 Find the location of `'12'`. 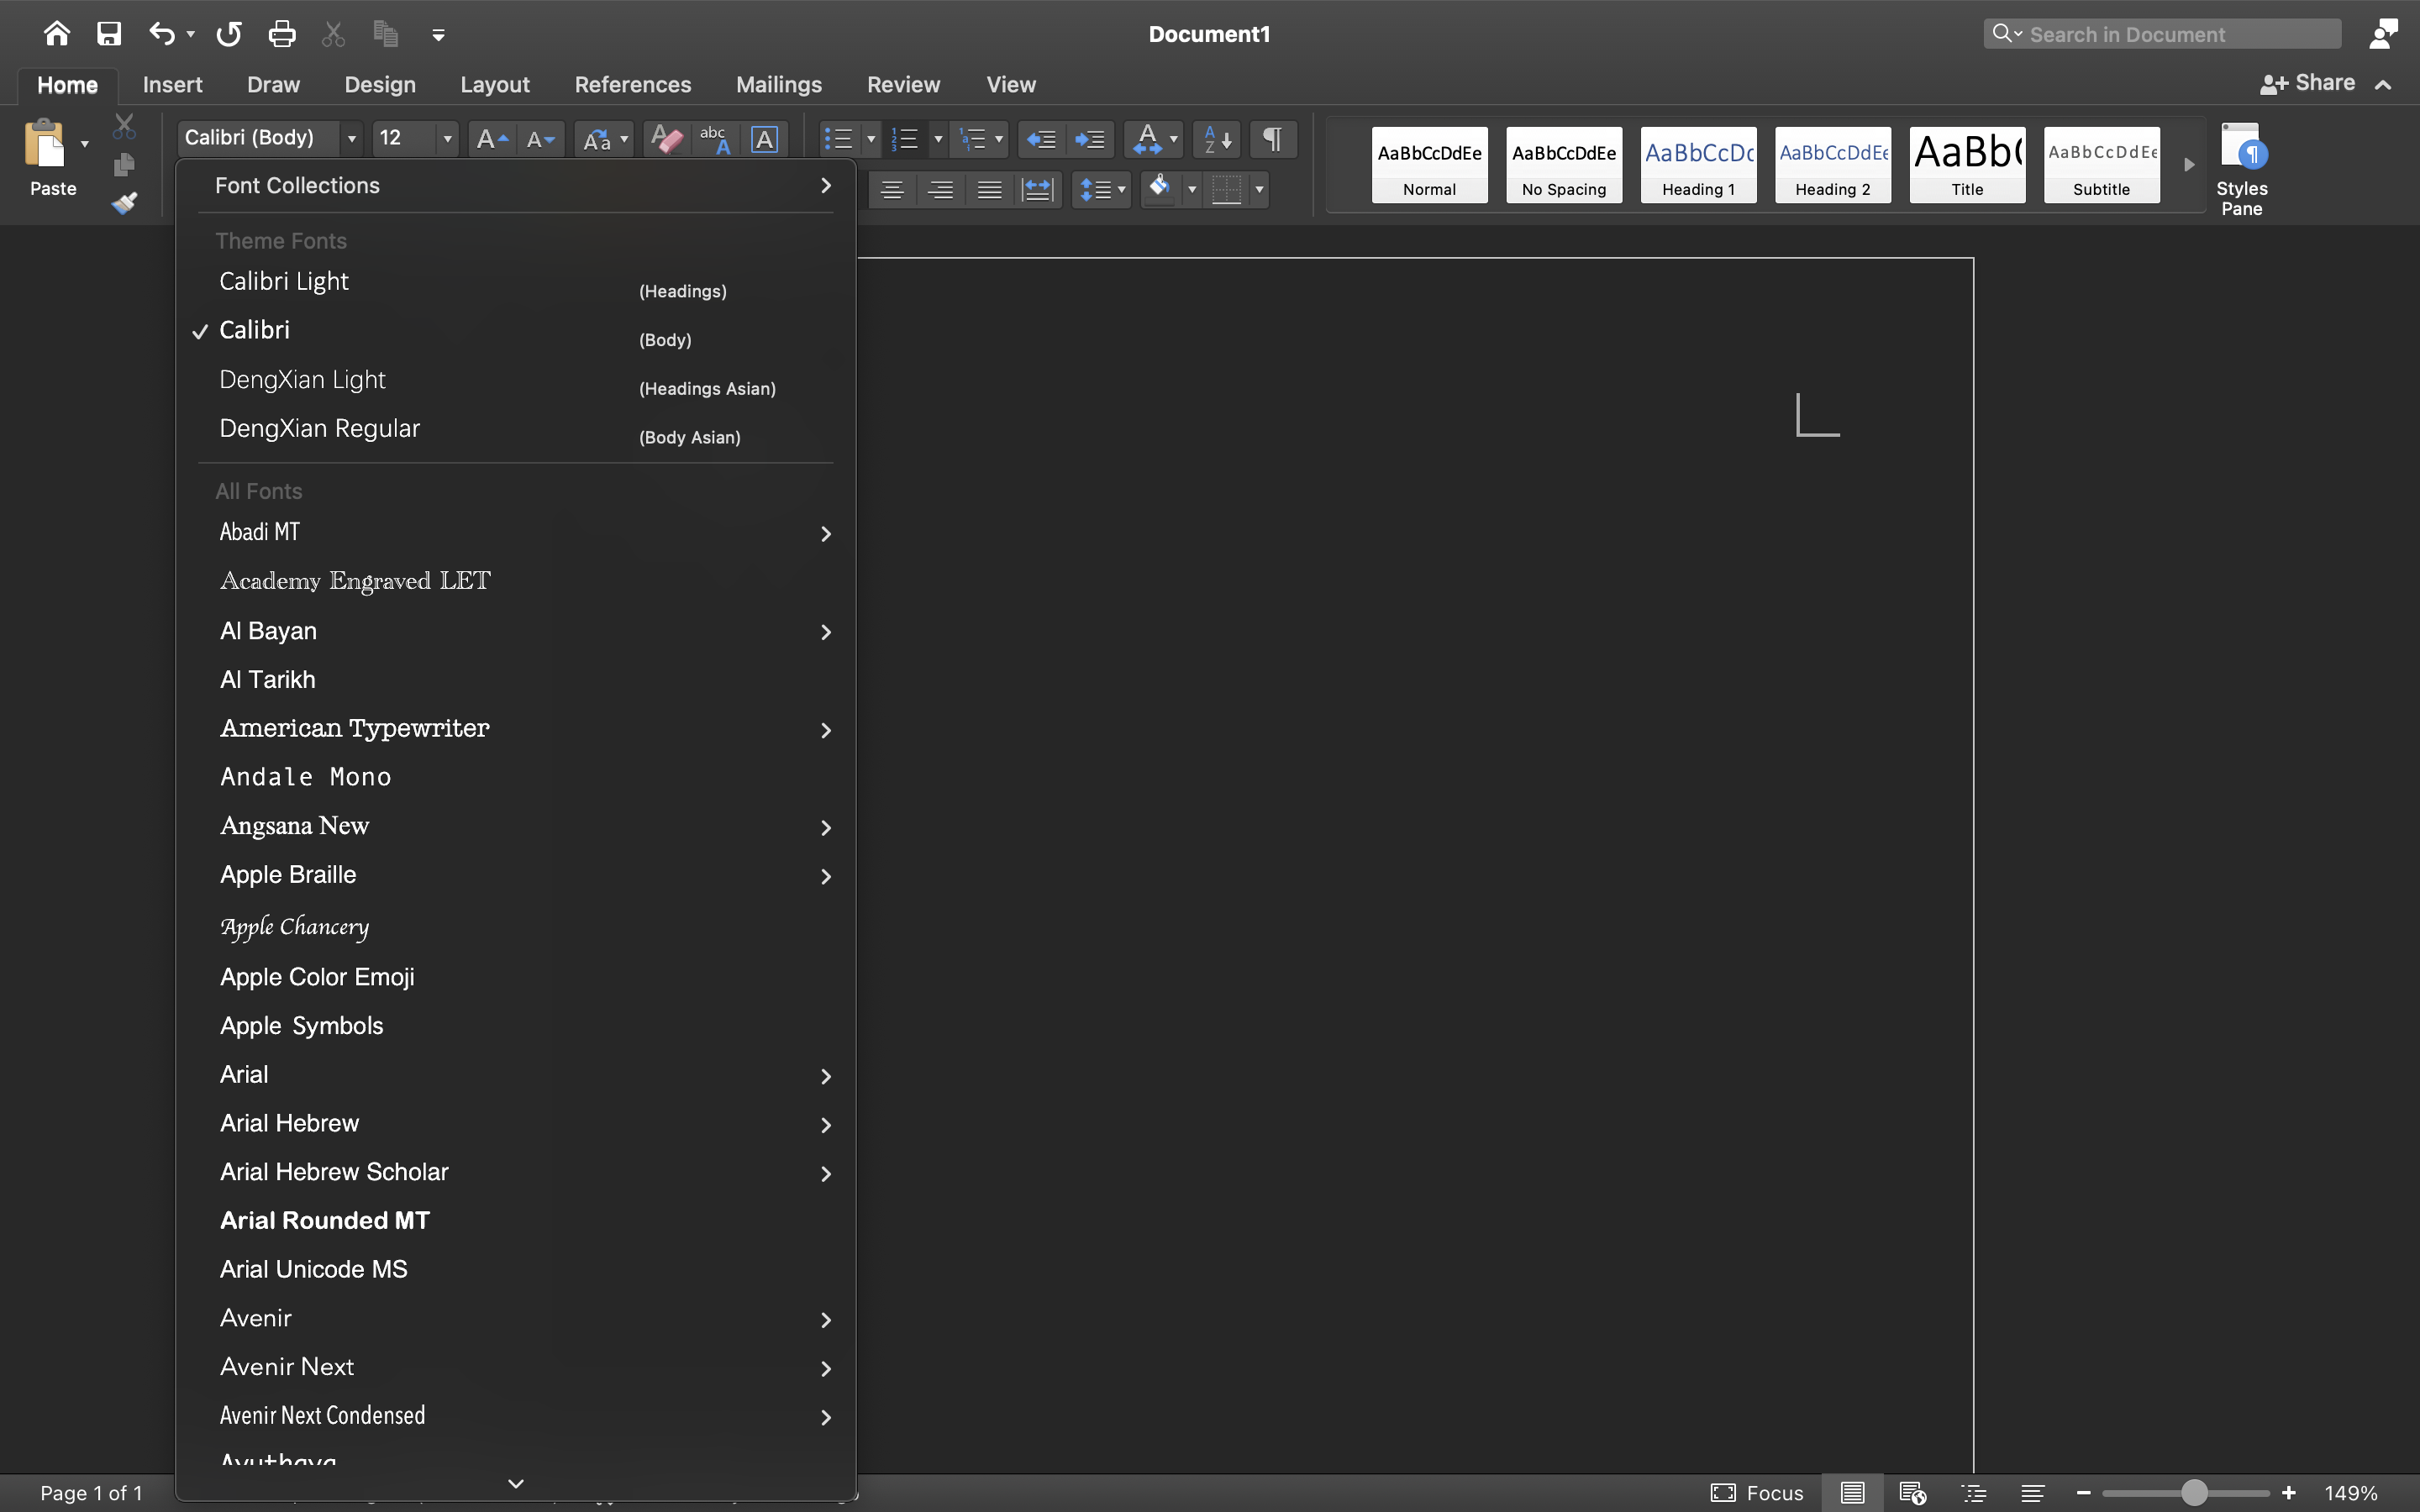

'12' is located at coordinates (415, 139).